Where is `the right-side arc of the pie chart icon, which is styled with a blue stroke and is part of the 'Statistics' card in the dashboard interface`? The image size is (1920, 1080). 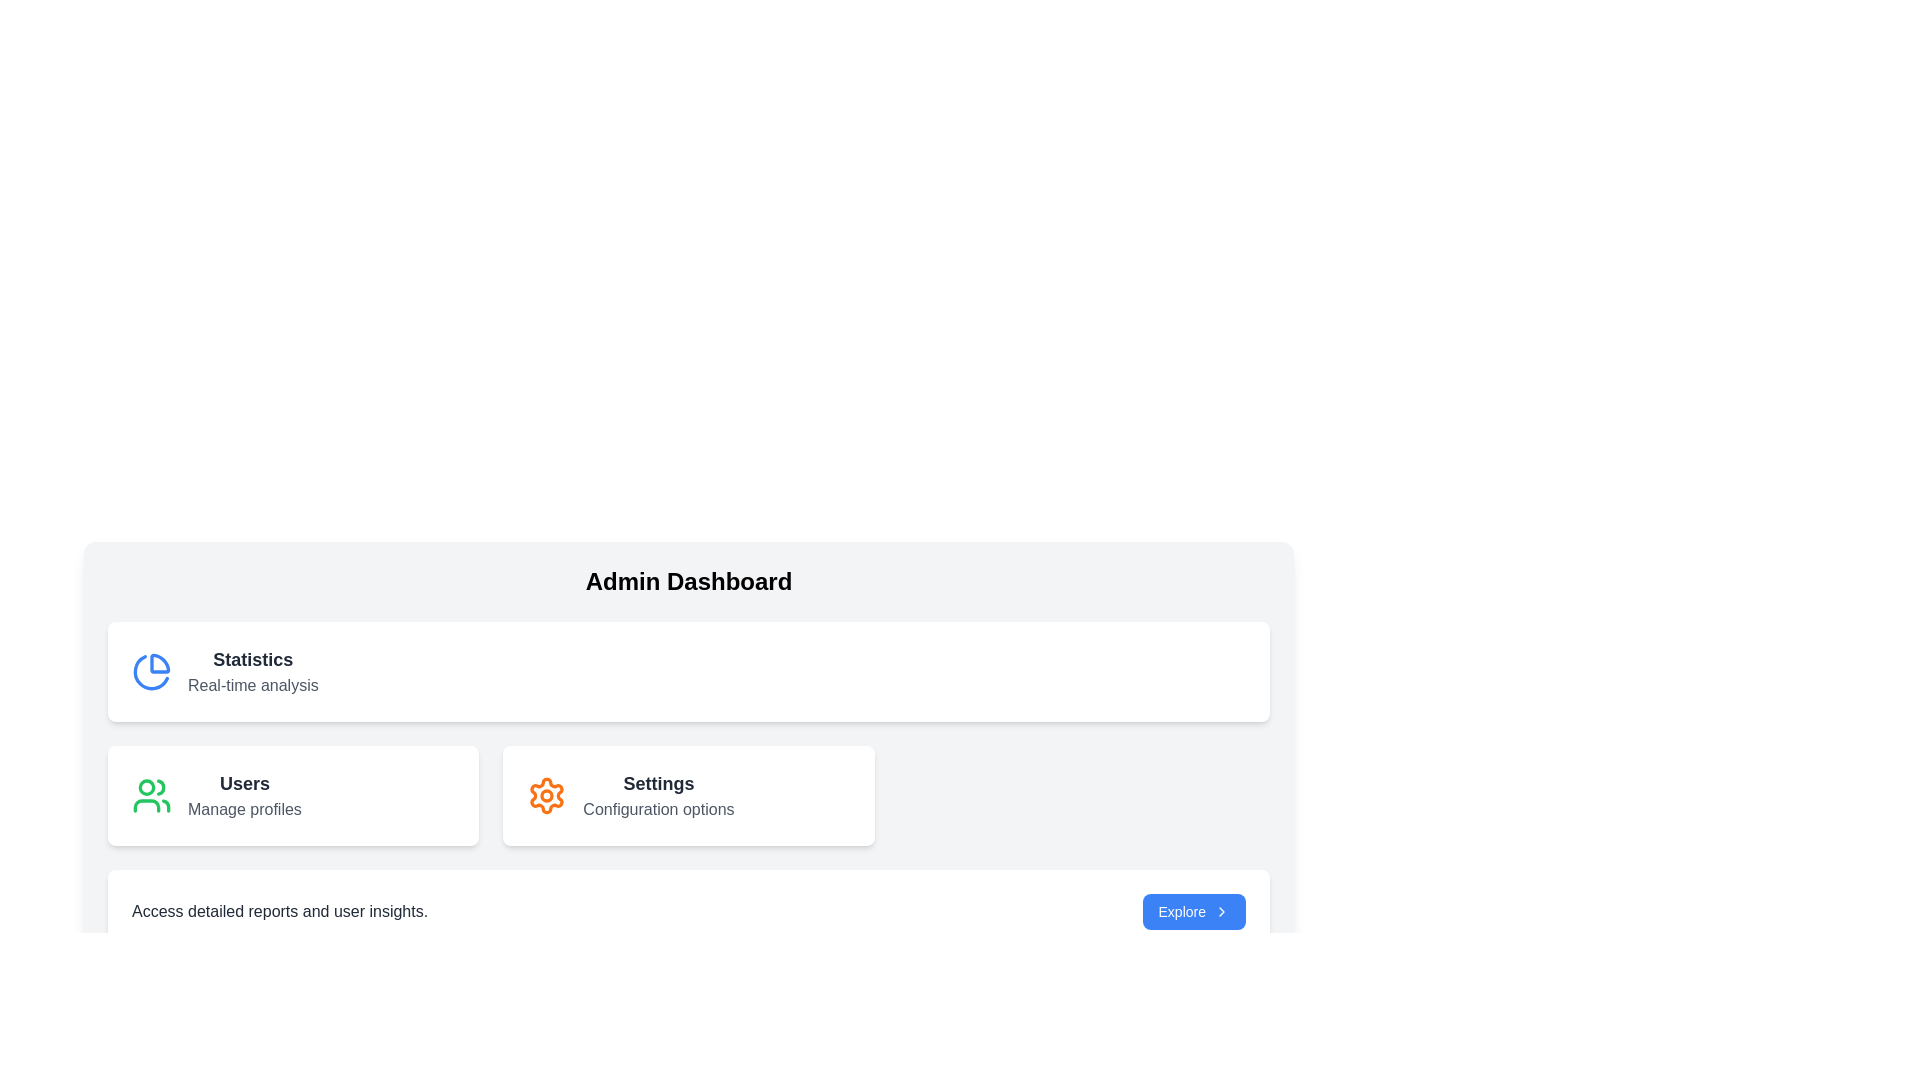
the right-side arc of the pie chart icon, which is styled with a blue stroke and is part of the 'Statistics' card in the dashboard interface is located at coordinates (160, 663).